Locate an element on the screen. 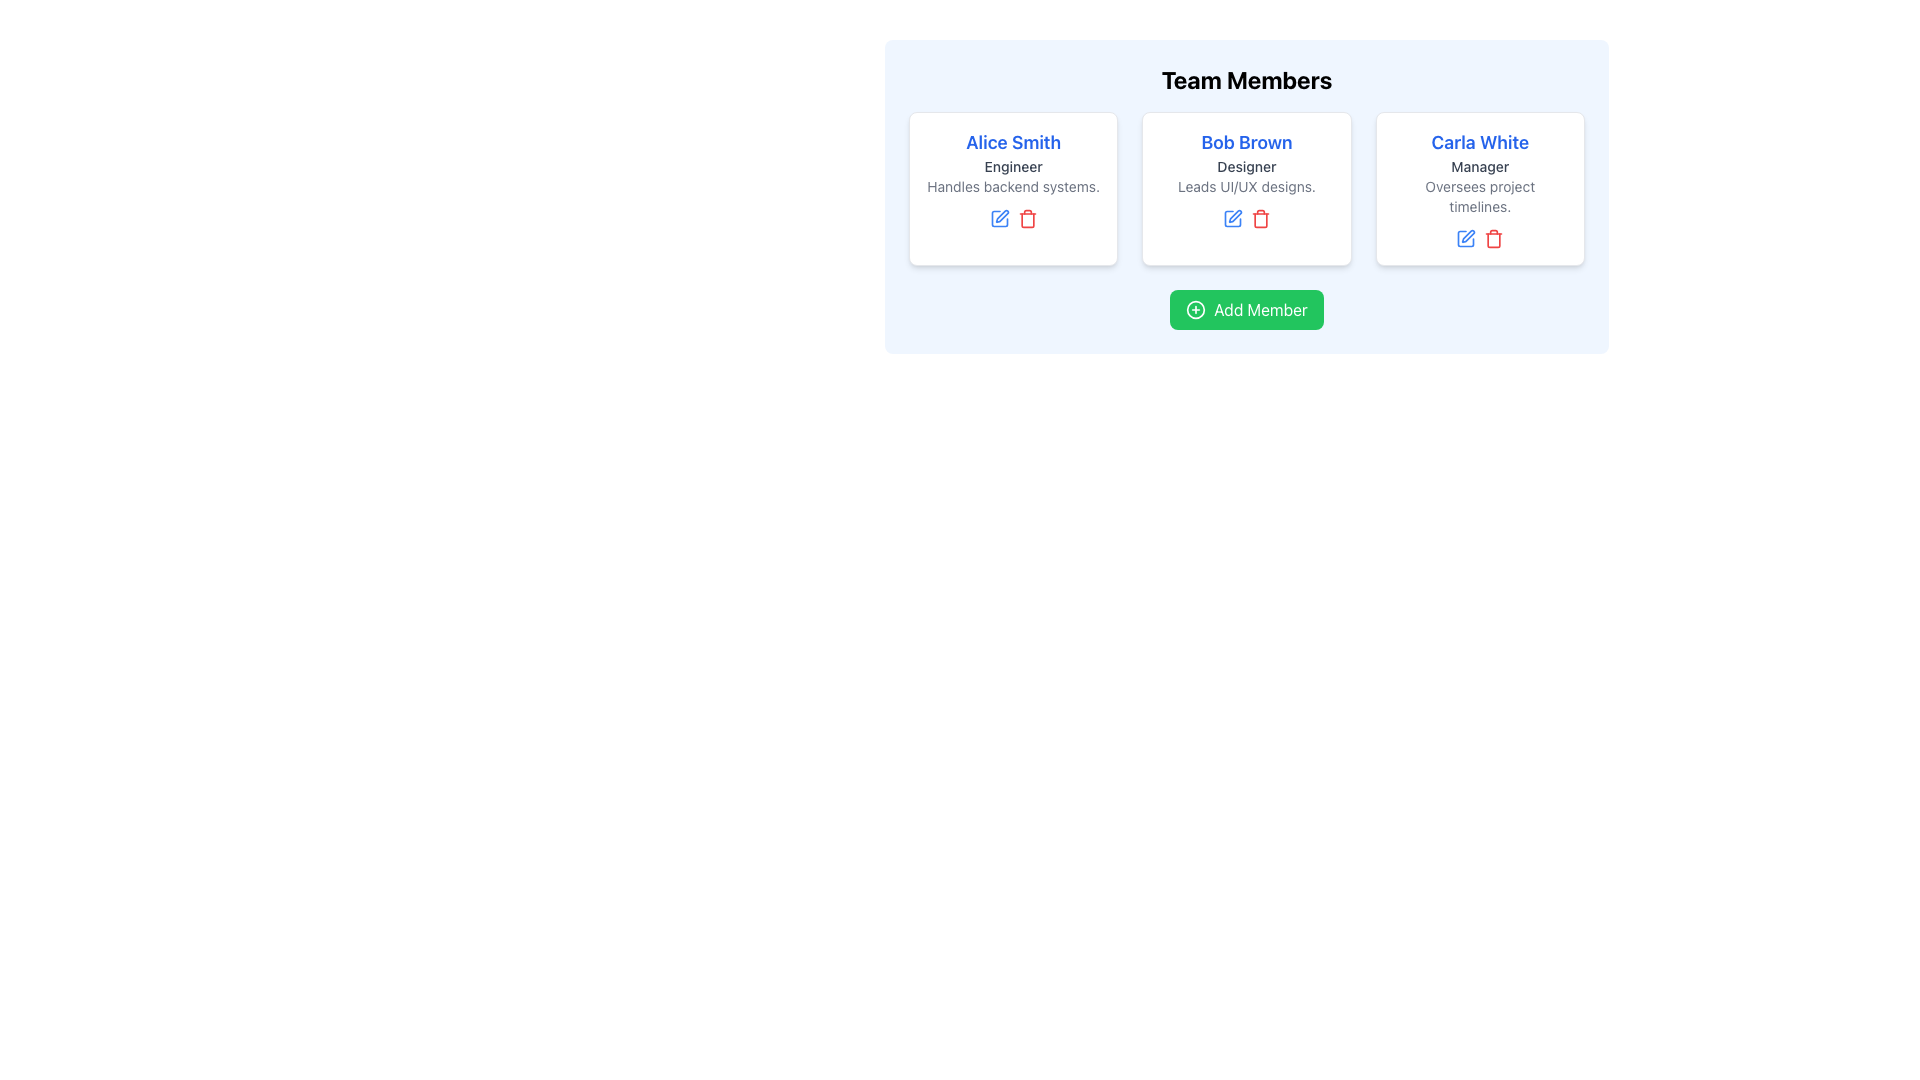 This screenshot has width=1920, height=1080. the pen icon located on the card labeled 'Bob Brown' in the top right corner to initiate the edit action is located at coordinates (1234, 216).